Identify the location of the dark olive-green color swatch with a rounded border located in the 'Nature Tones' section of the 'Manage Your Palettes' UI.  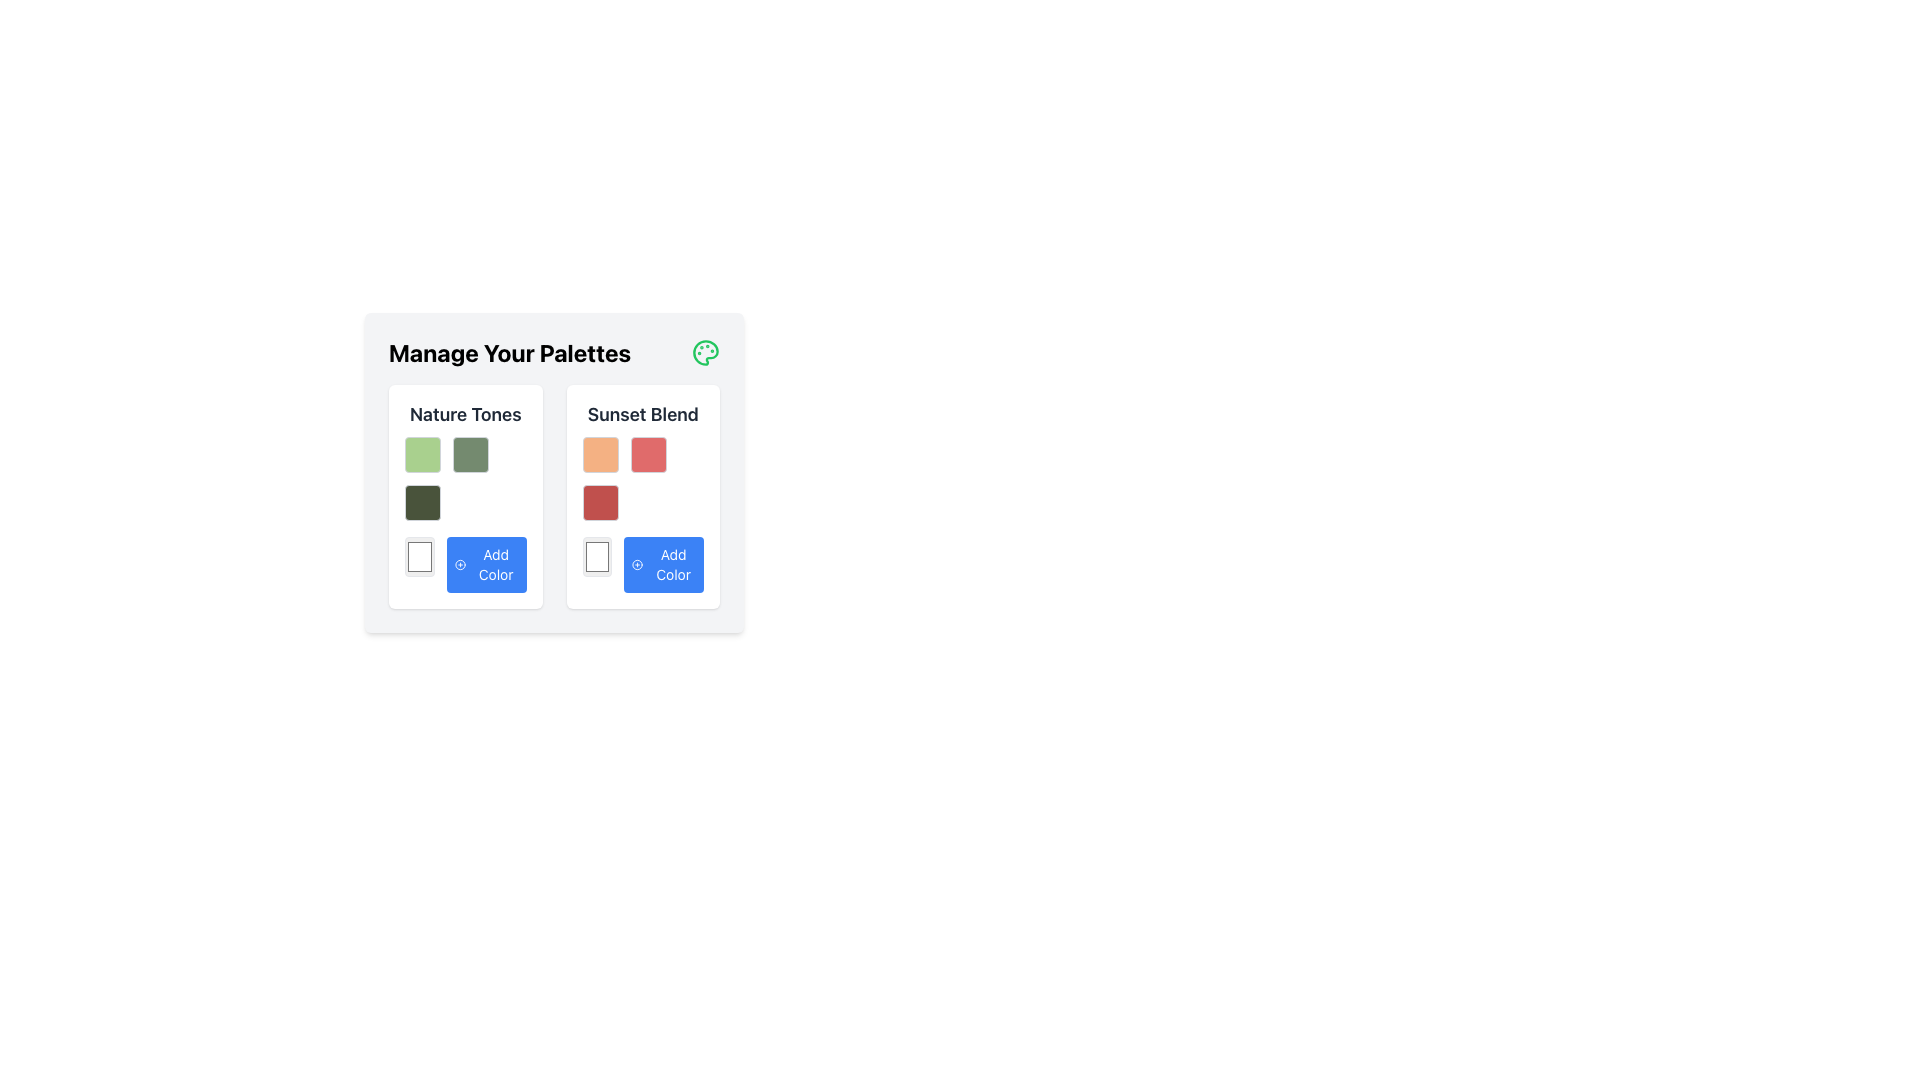
(421, 501).